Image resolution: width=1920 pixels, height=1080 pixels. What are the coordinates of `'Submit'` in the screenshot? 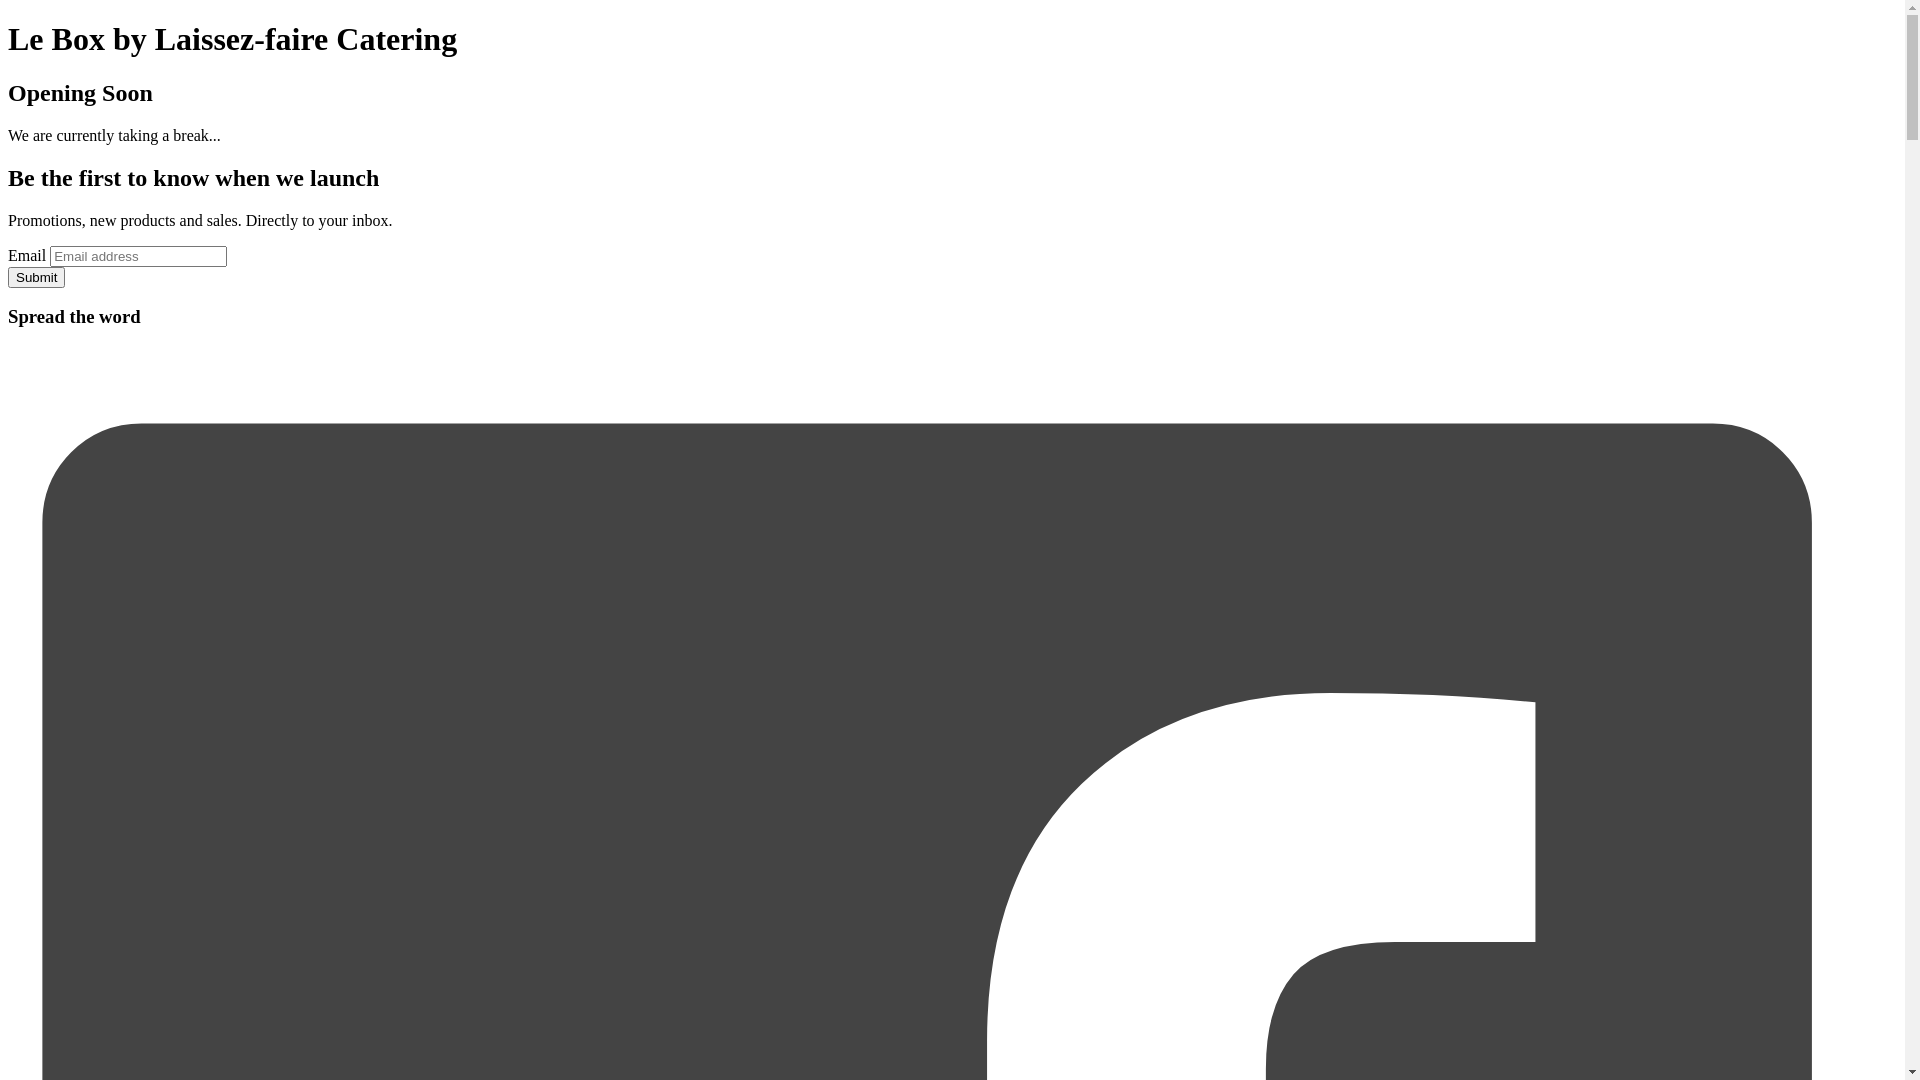 It's located at (8, 277).